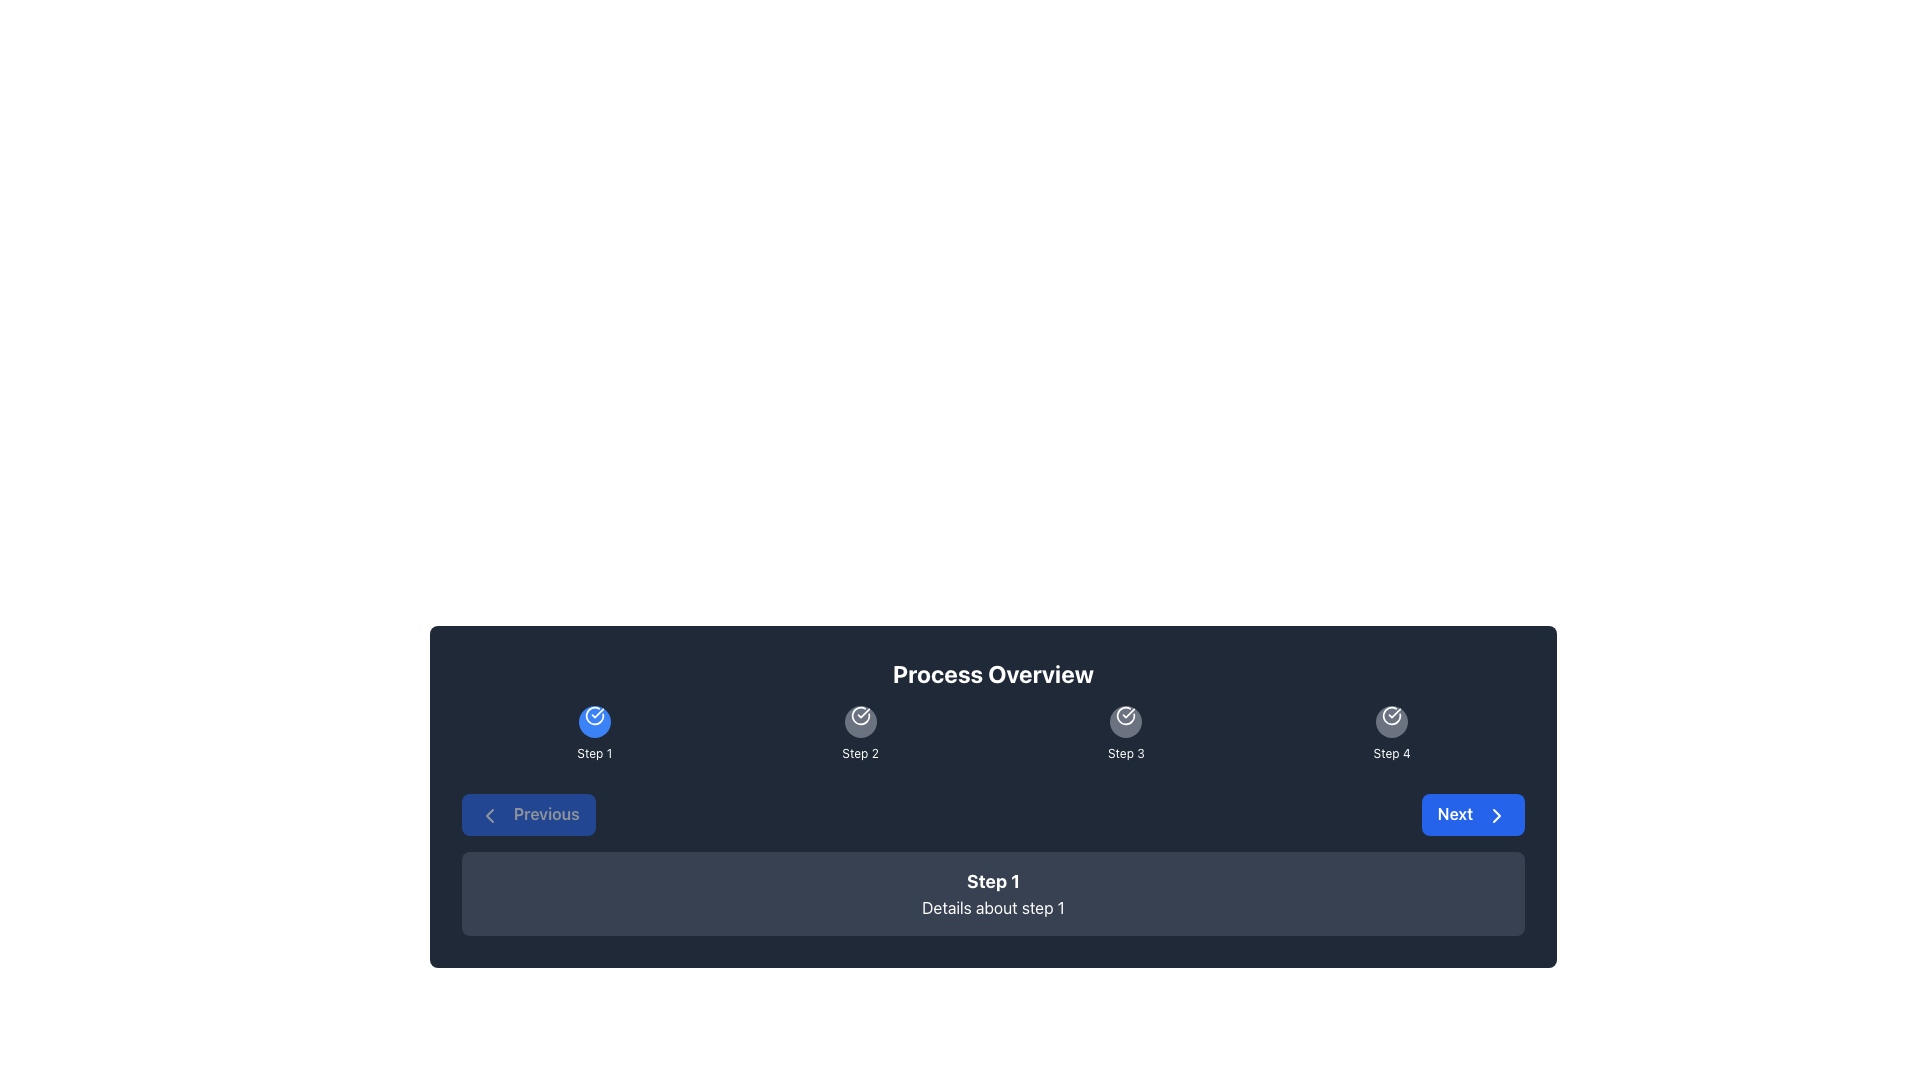  What do you see at coordinates (593, 753) in the screenshot?
I see `the Text label indicating the current step in the multi-step process, located below the circular icon for Step 1` at bounding box center [593, 753].